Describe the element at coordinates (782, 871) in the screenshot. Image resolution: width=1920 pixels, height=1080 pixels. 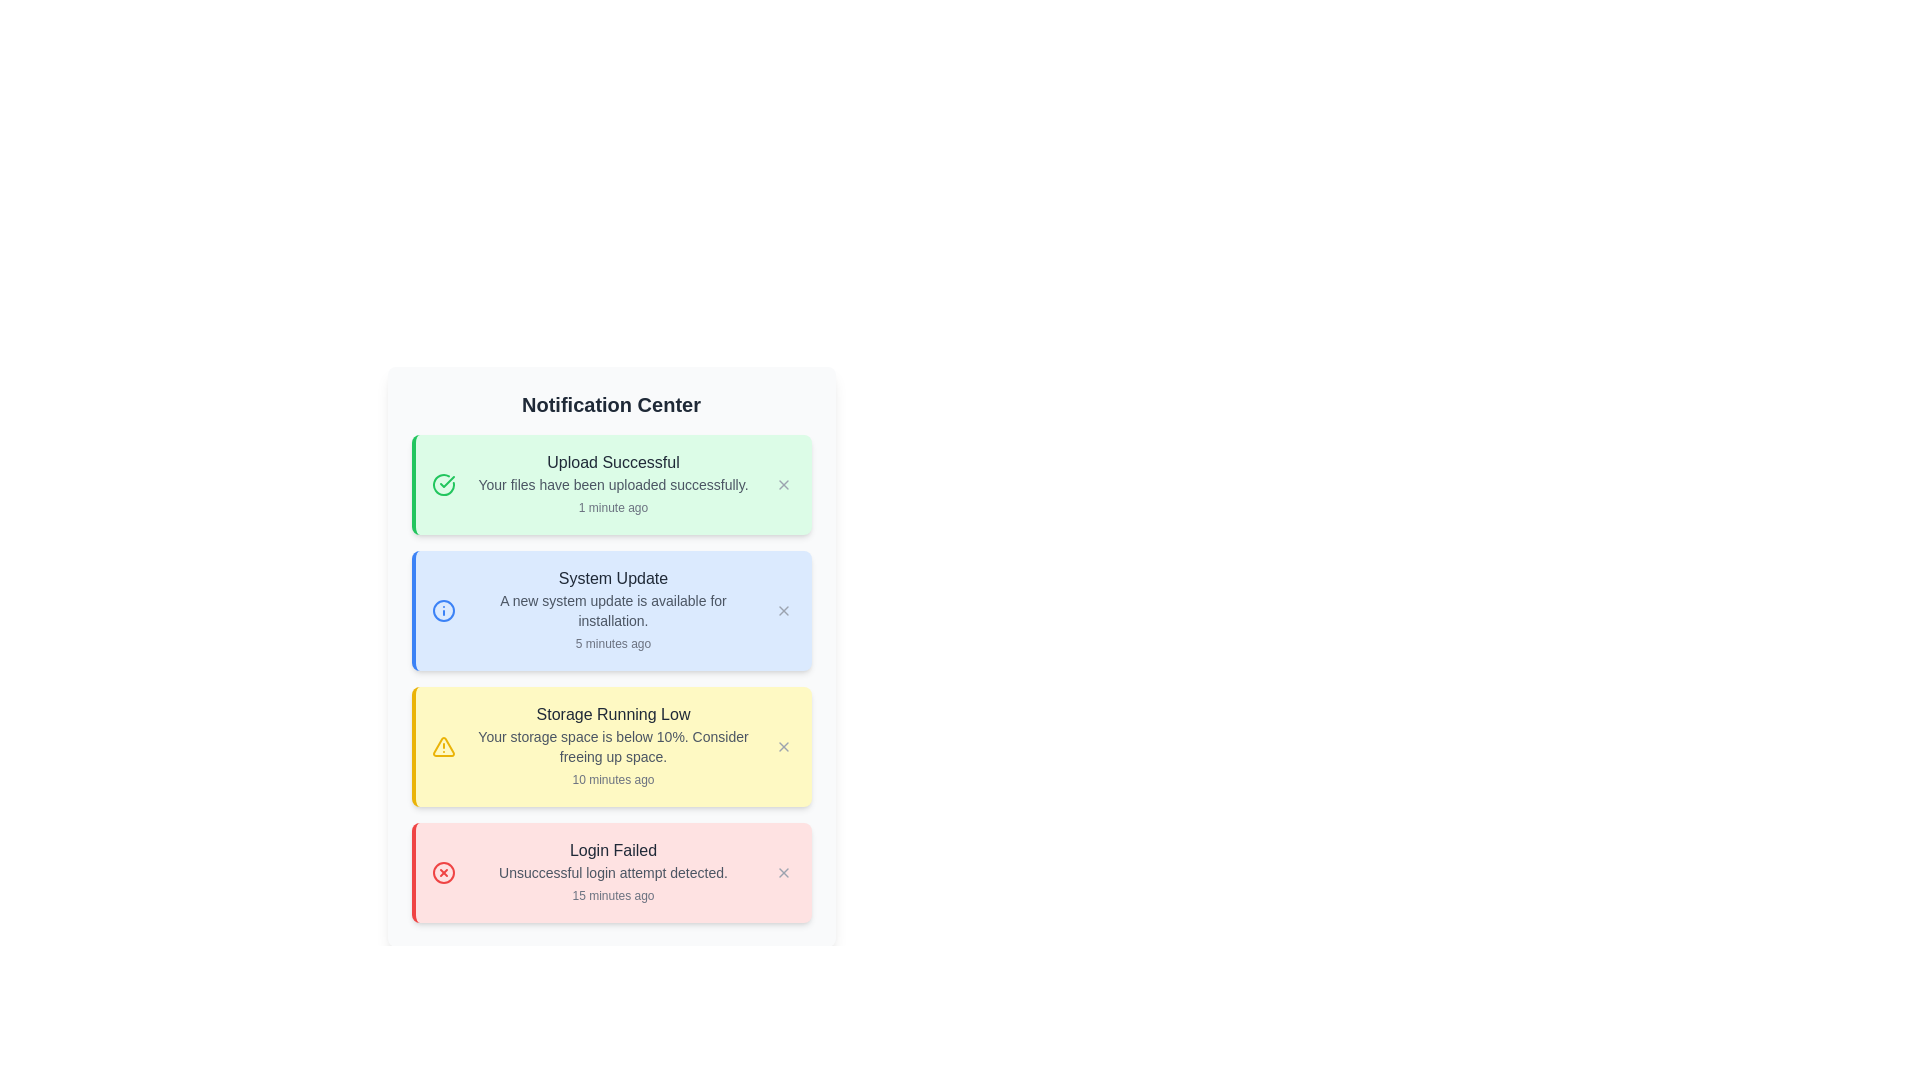
I see `the close button icon on the far-right side of the 'Login Failed' notification entry in the Notification Center` at that location.